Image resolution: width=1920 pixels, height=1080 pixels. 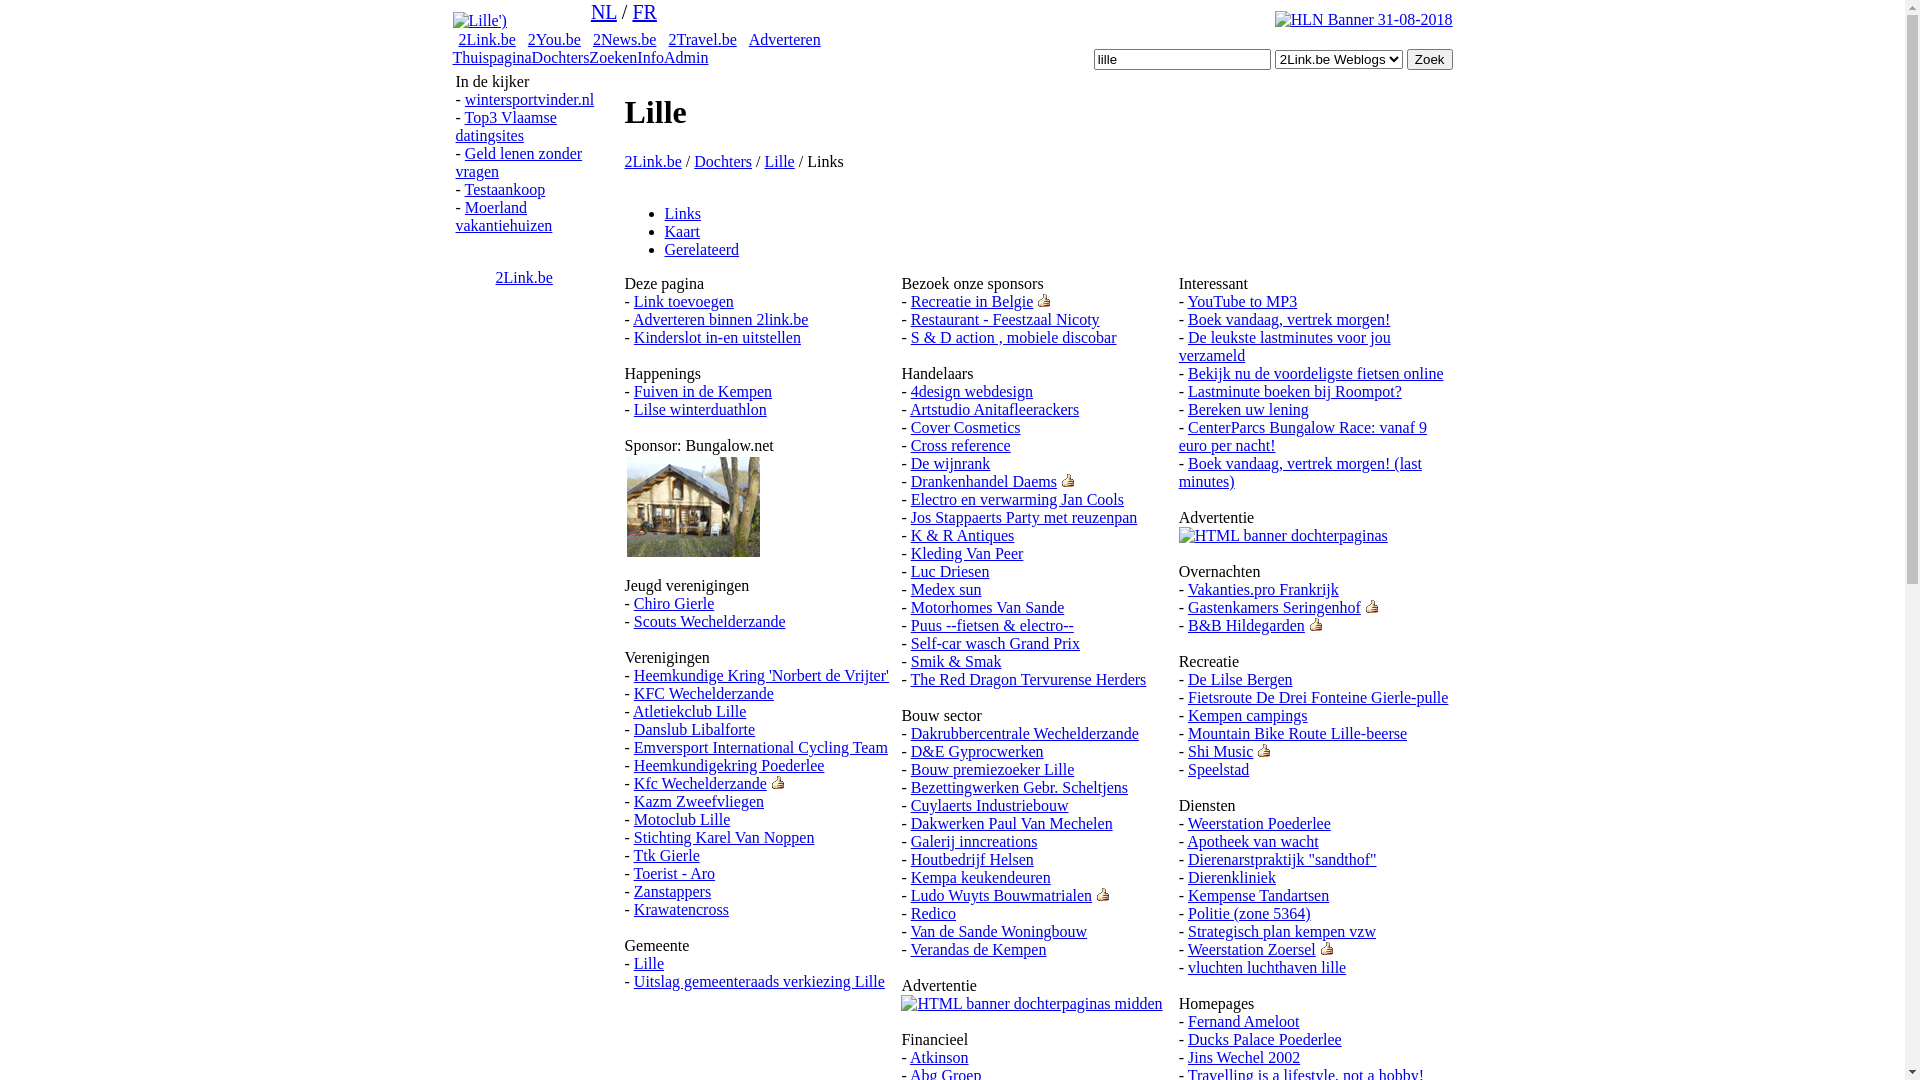 What do you see at coordinates (1188, 678) in the screenshot?
I see `'De Lilse Bergen'` at bounding box center [1188, 678].